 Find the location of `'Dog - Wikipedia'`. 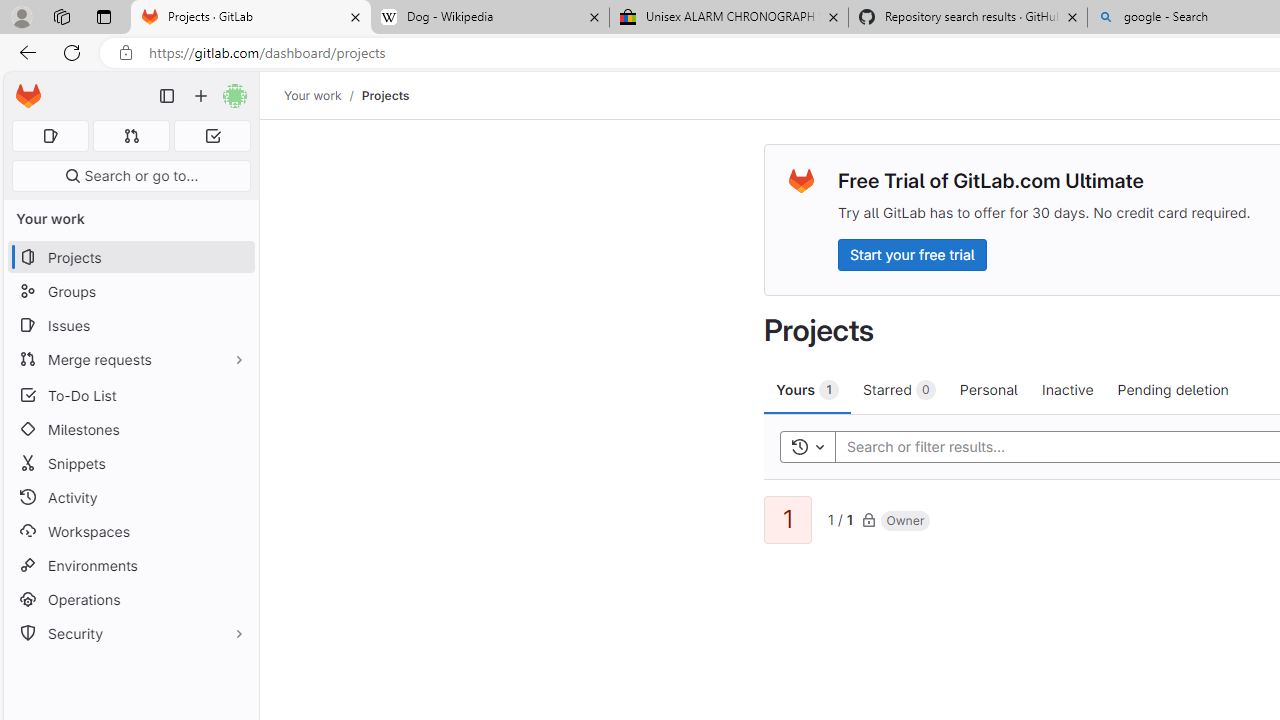

'Dog - Wikipedia' is located at coordinates (490, 17).